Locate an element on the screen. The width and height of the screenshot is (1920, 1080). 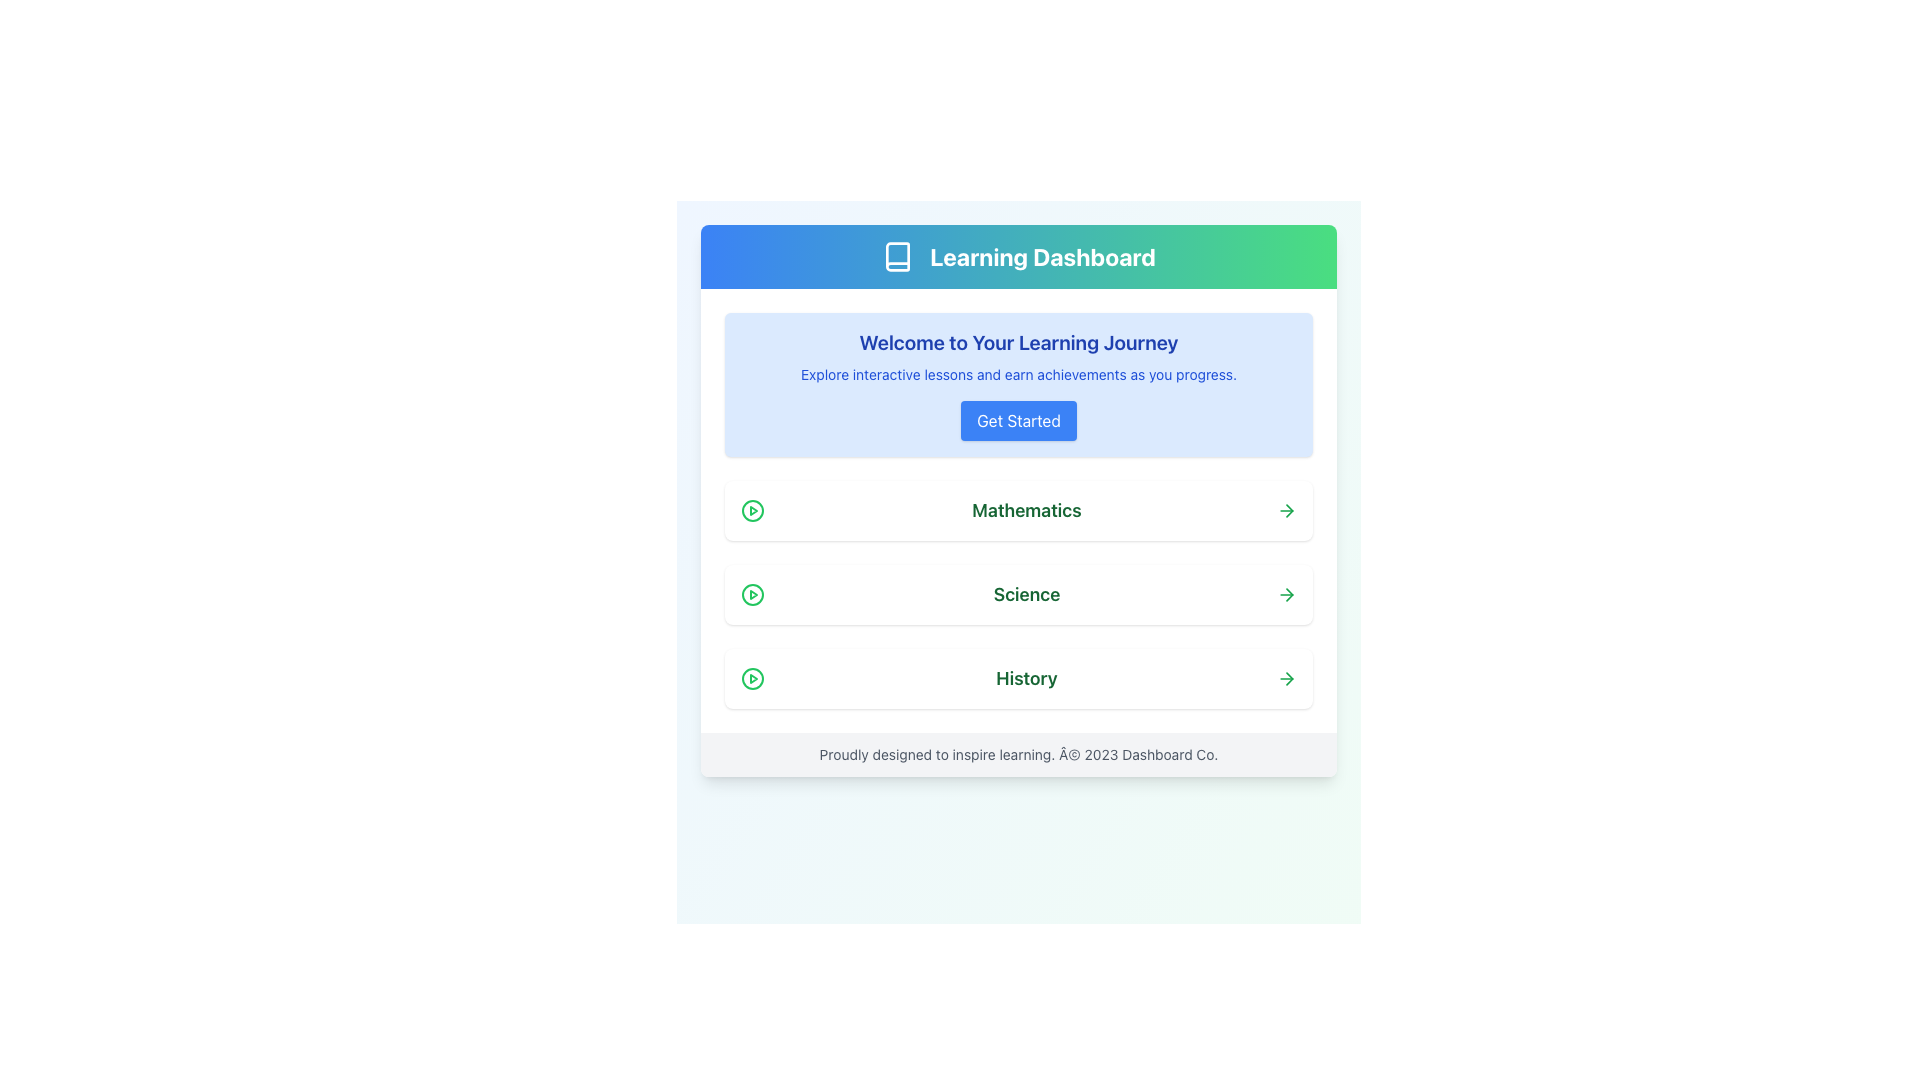
the 'Science' text label, which is displayed in green, bold font as the second item in a vertical list of subjects on a white card background is located at coordinates (1027, 593).